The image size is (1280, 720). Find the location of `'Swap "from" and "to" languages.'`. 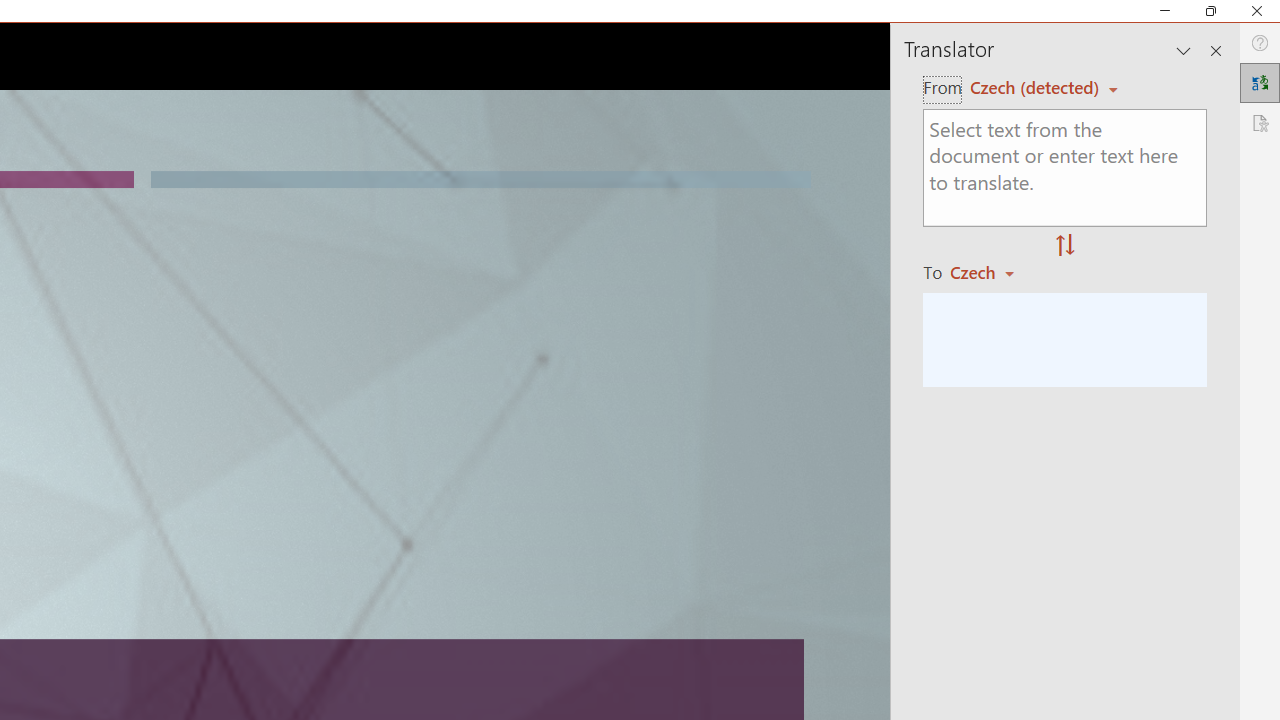

'Swap "from" and "to" languages.' is located at coordinates (1064, 244).